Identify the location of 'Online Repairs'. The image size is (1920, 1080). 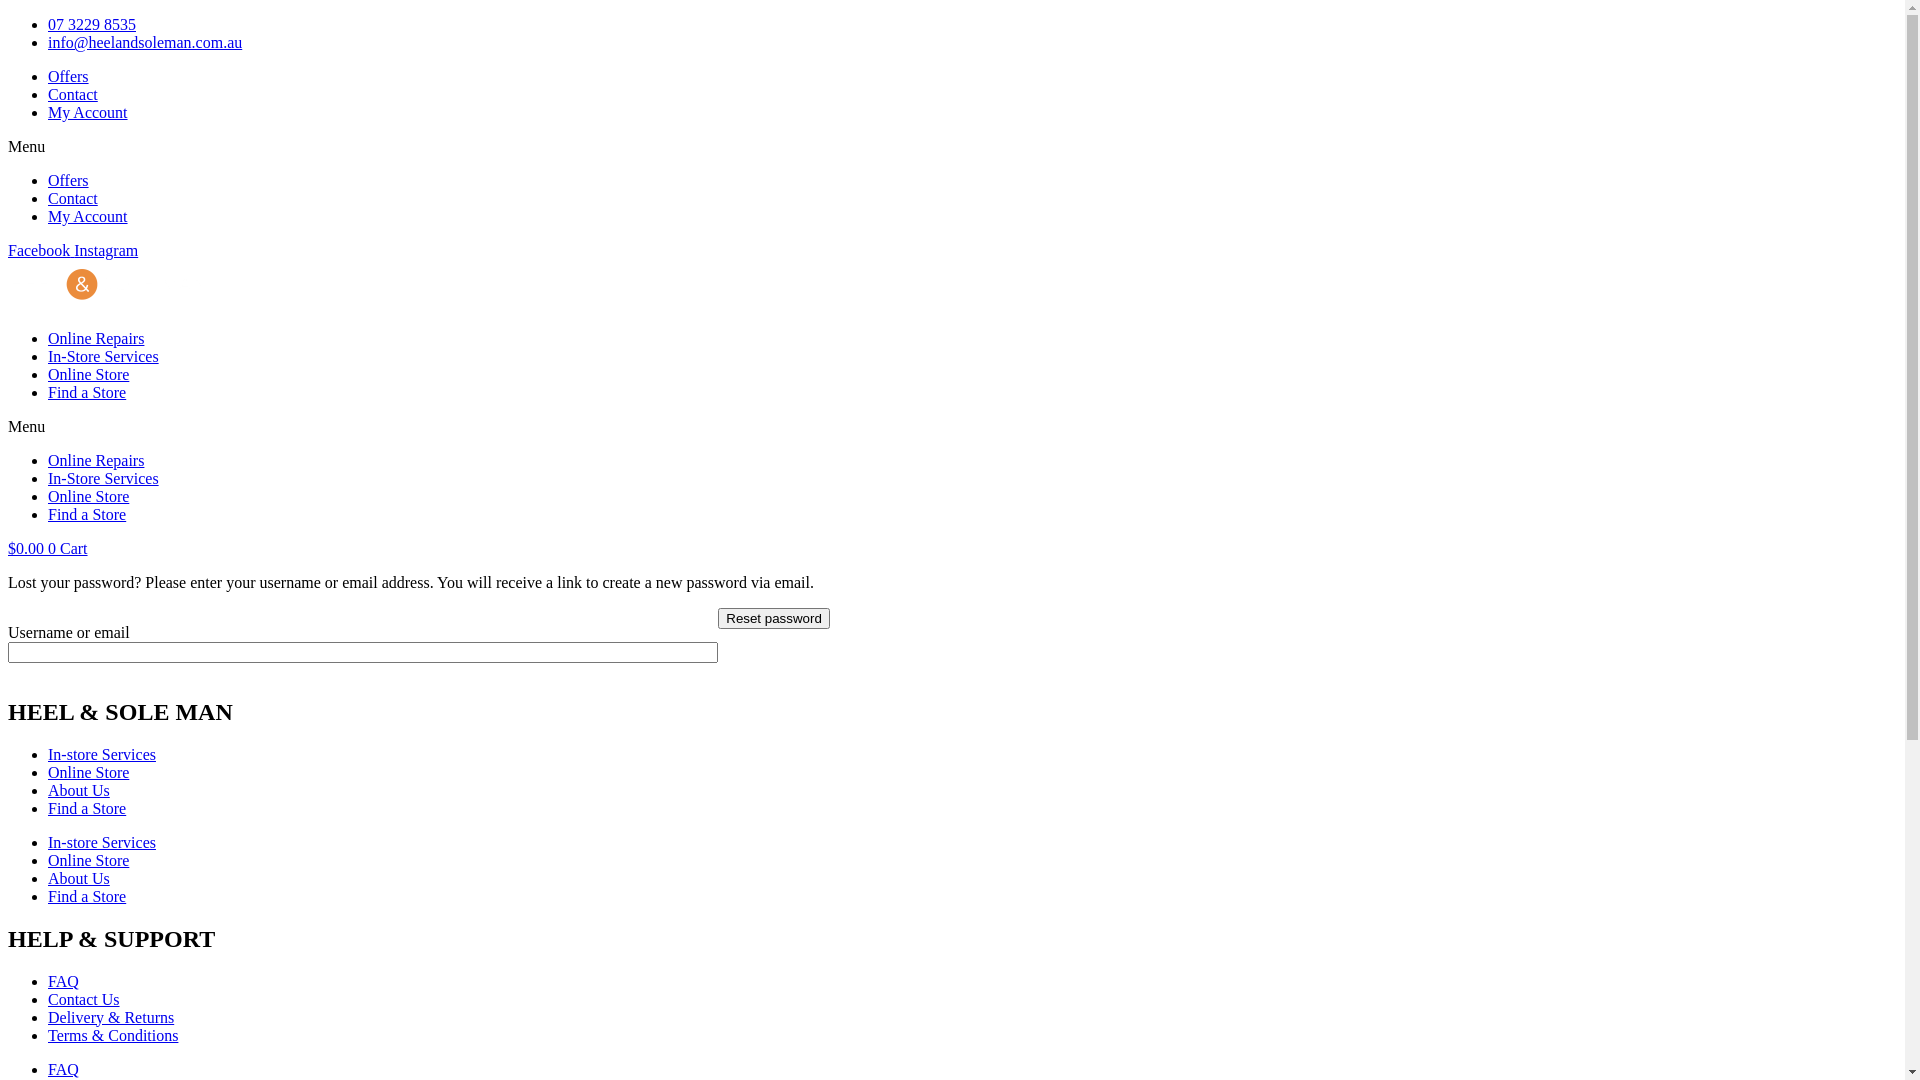
(95, 460).